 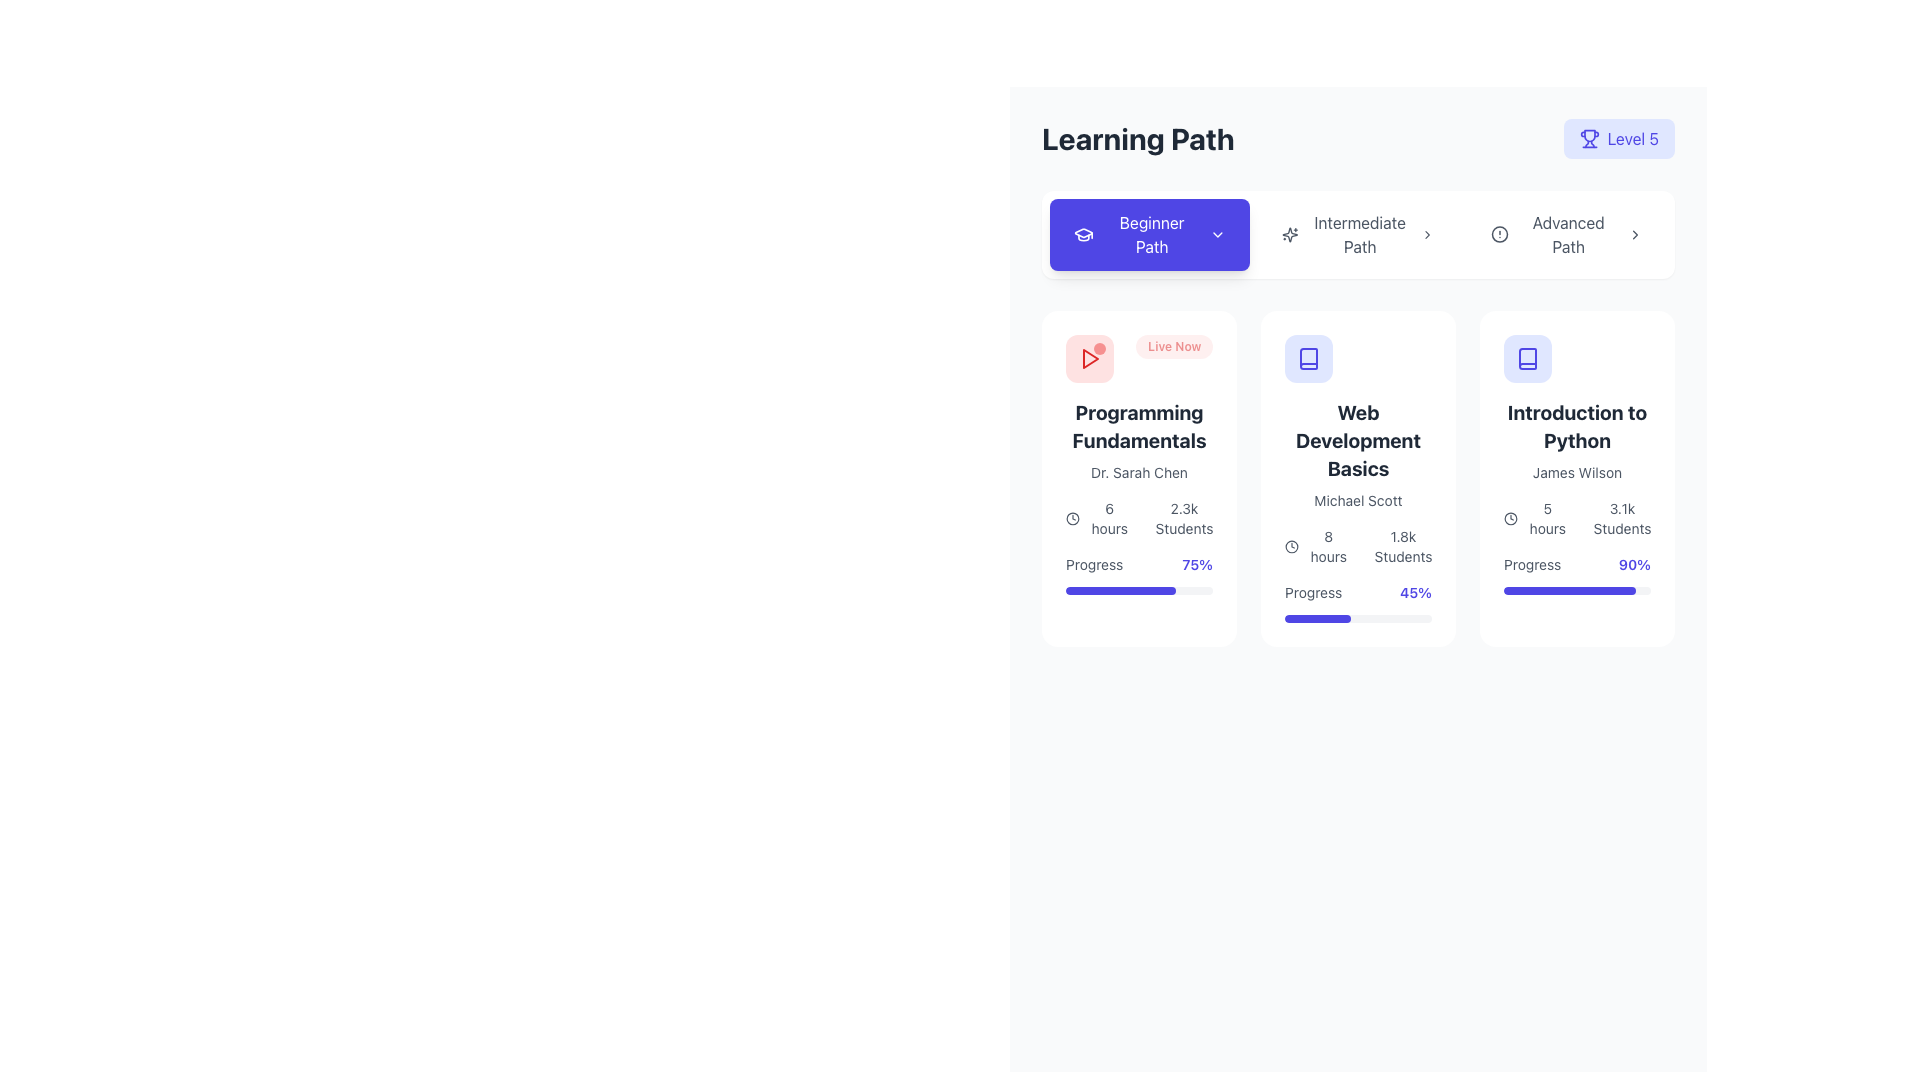 What do you see at coordinates (1588, 137) in the screenshot?
I see `the decorative icon located inside the button-like component adjacent to the 'Level 5' label, which signifies an achievement or level status` at bounding box center [1588, 137].